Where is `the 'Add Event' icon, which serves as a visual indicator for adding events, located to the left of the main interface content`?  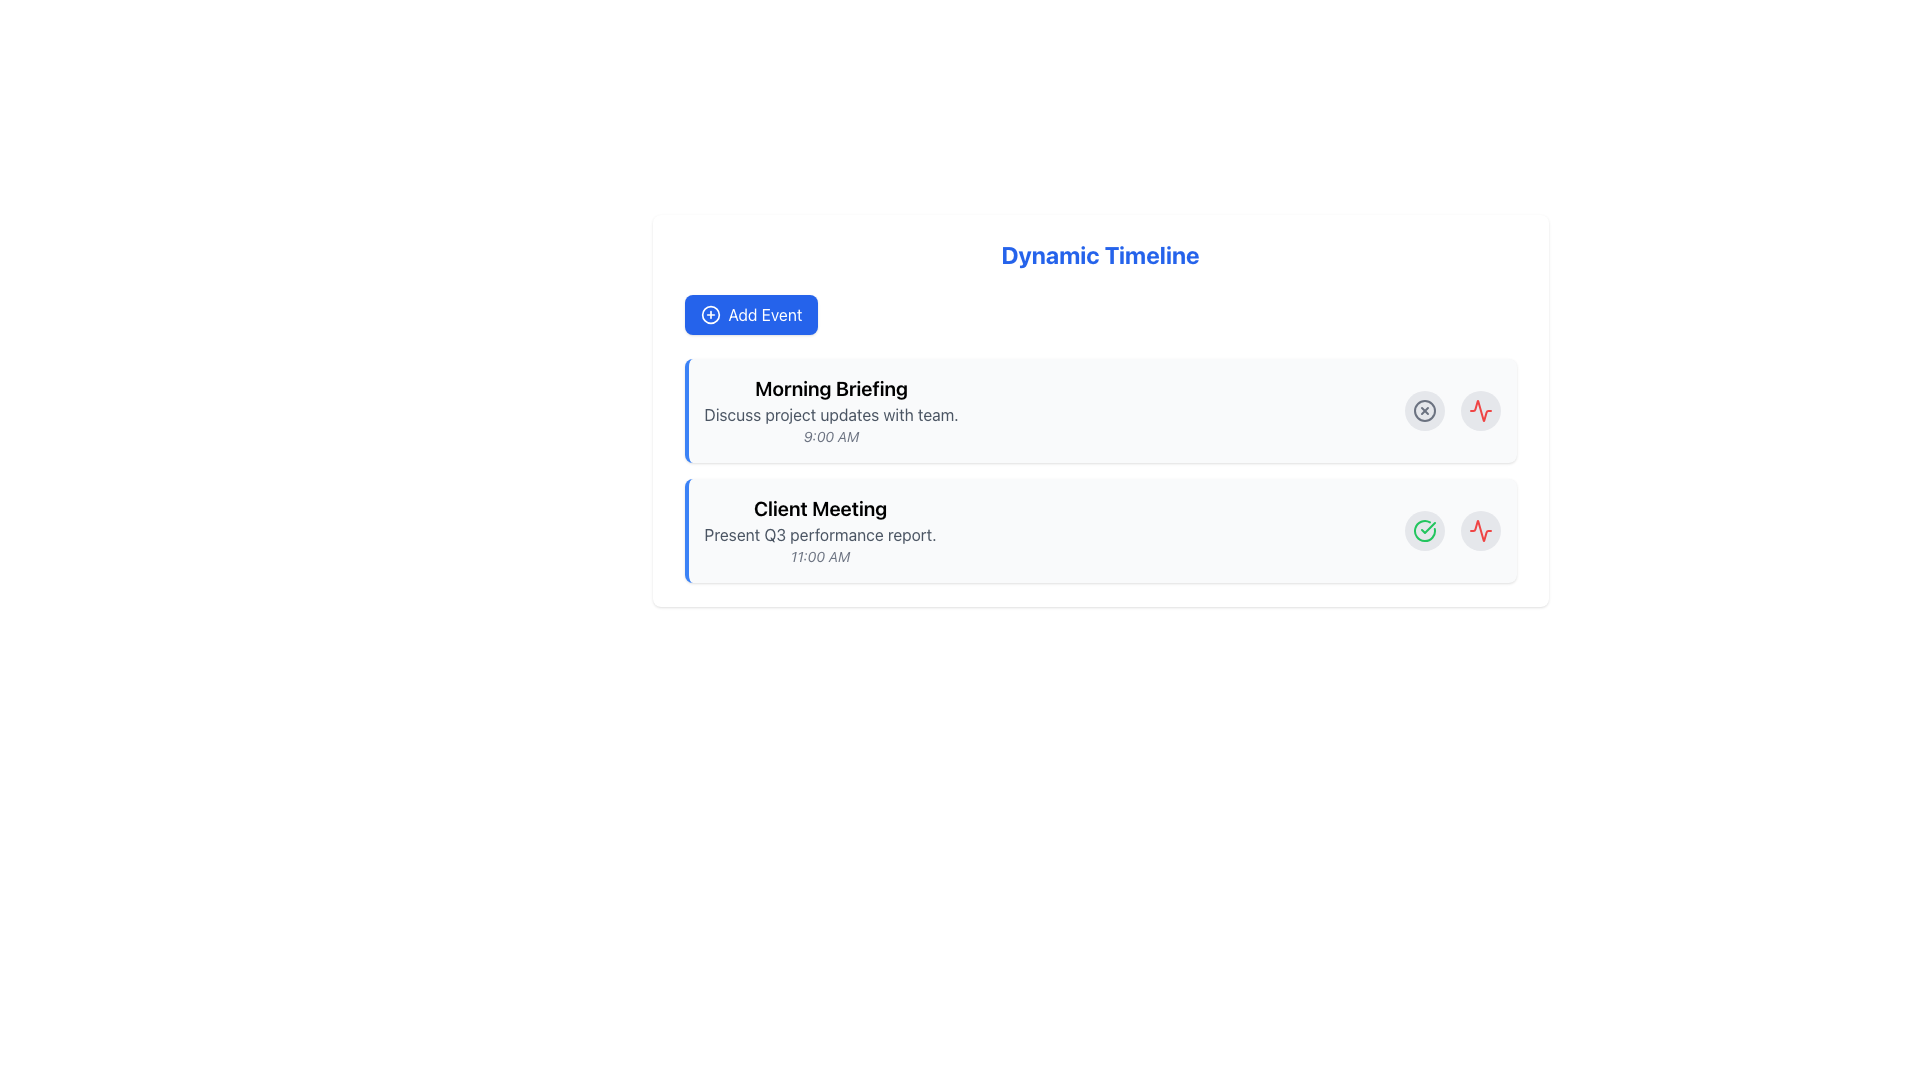
the 'Add Event' icon, which serves as a visual indicator for adding events, located to the left of the main interface content is located at coordinates (710, 315).